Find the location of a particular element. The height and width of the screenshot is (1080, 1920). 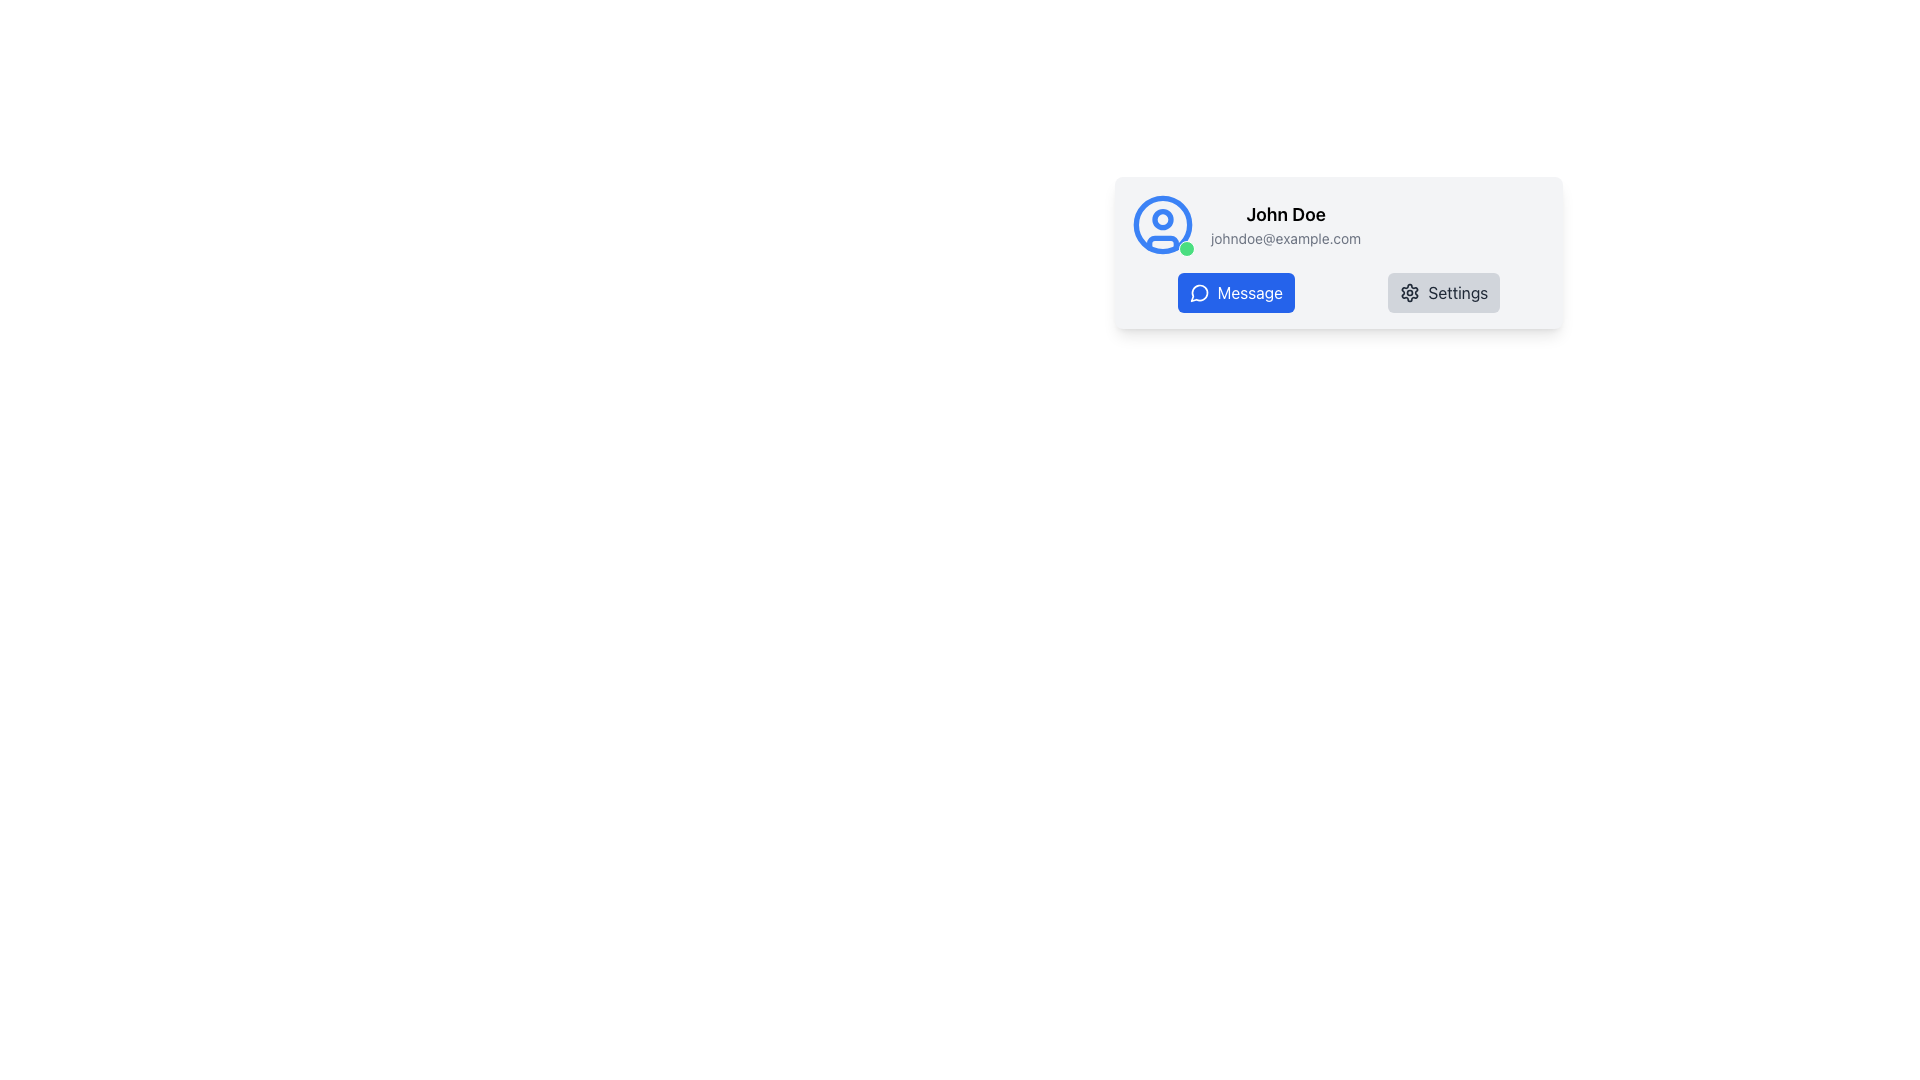

the settings SVG icon located within the button labeled 'Settings' at the lower-right corner of the profile card is located at coordinates (1409, 293).